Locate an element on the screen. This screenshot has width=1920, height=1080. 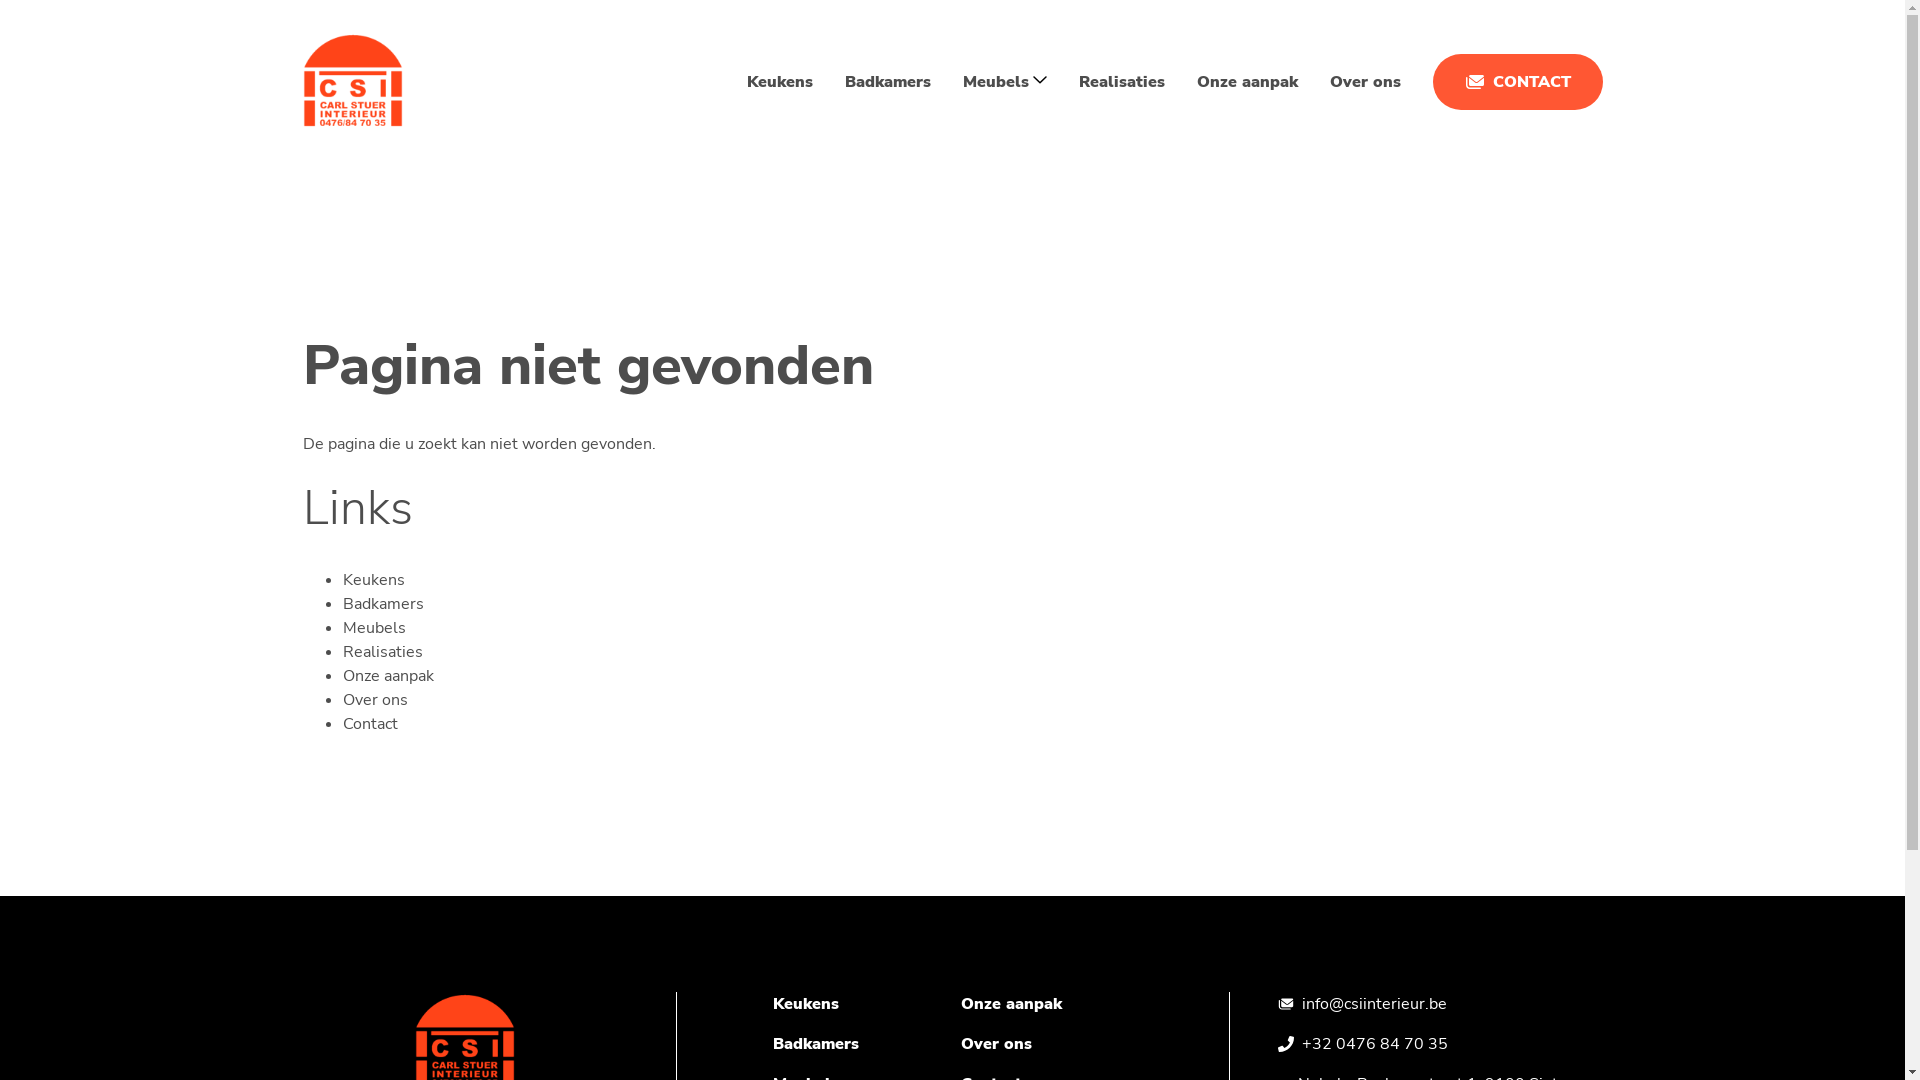
'Realisaties' is located at coordinates (1121, 80).